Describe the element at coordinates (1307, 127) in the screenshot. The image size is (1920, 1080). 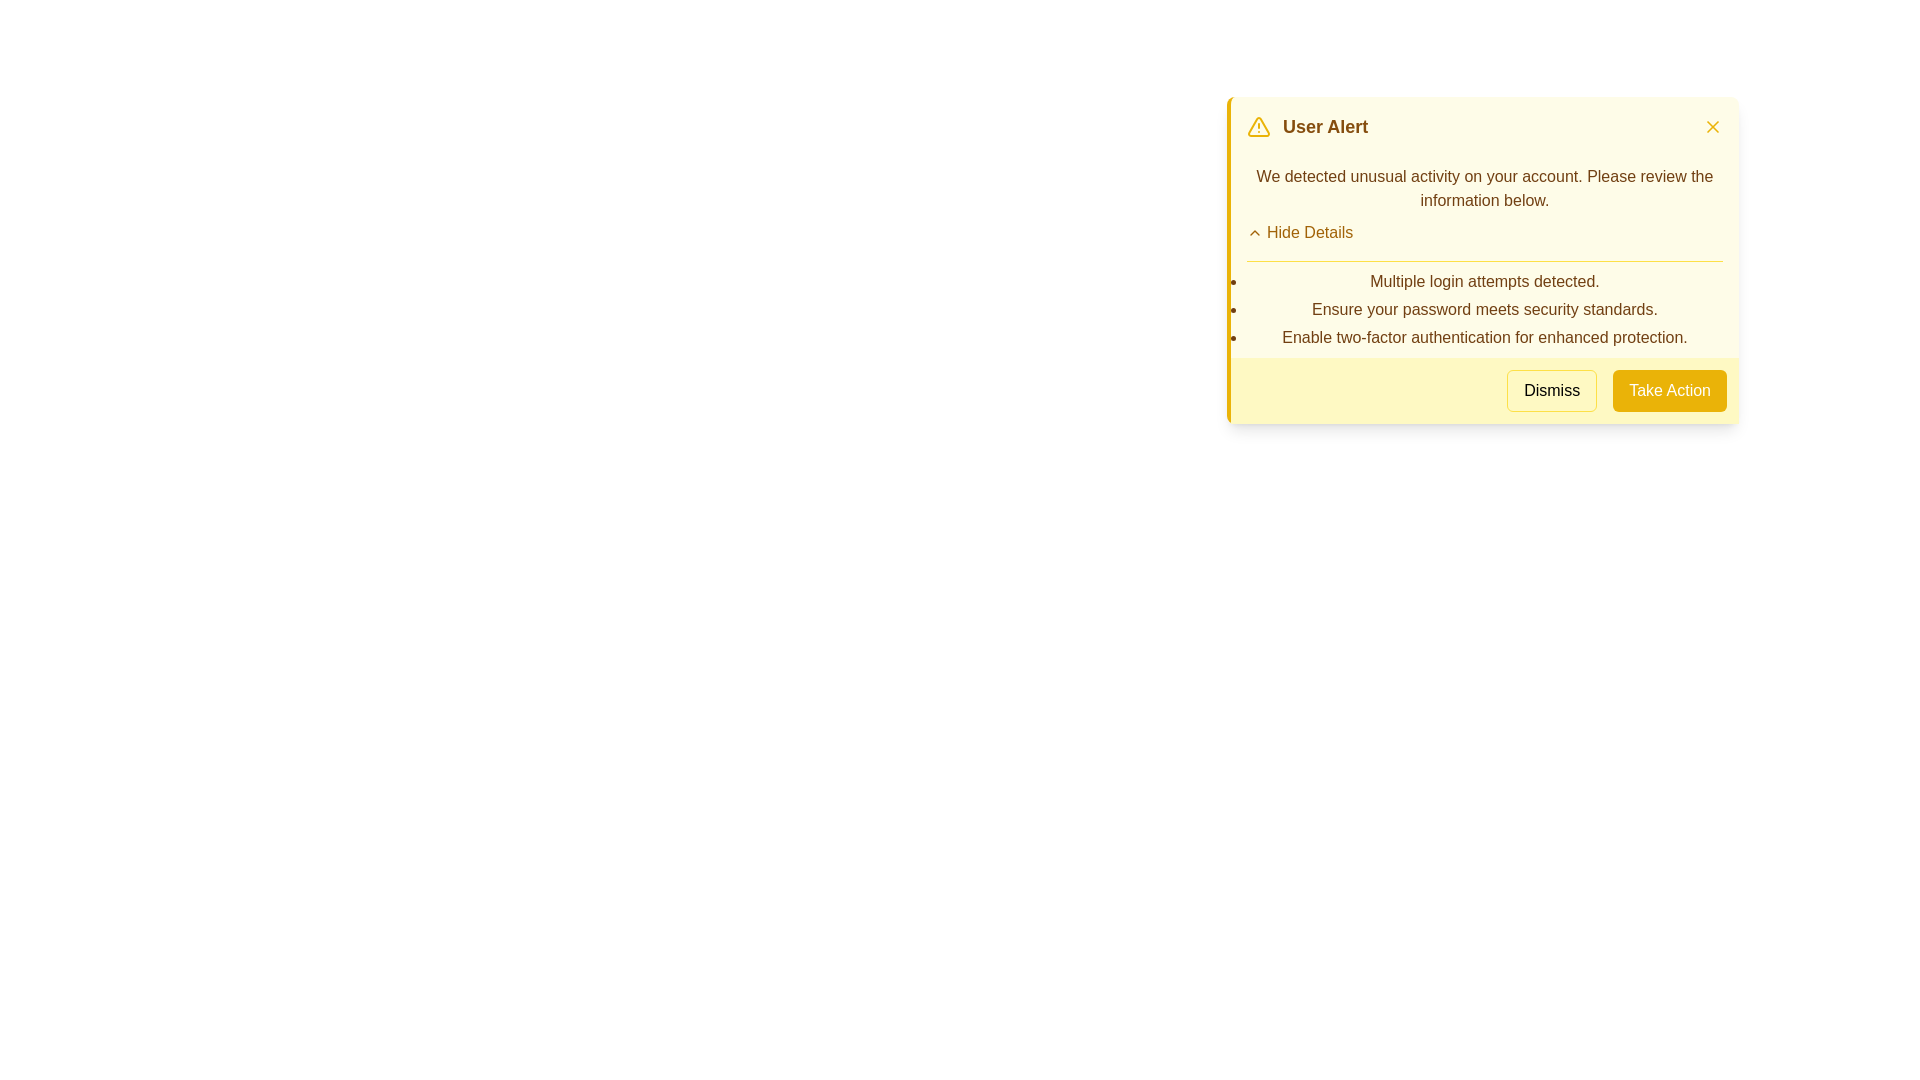
I see `contents of the 'User Alert' label with the yellow alert icon located at the top-left corner of the notification card` at that location.